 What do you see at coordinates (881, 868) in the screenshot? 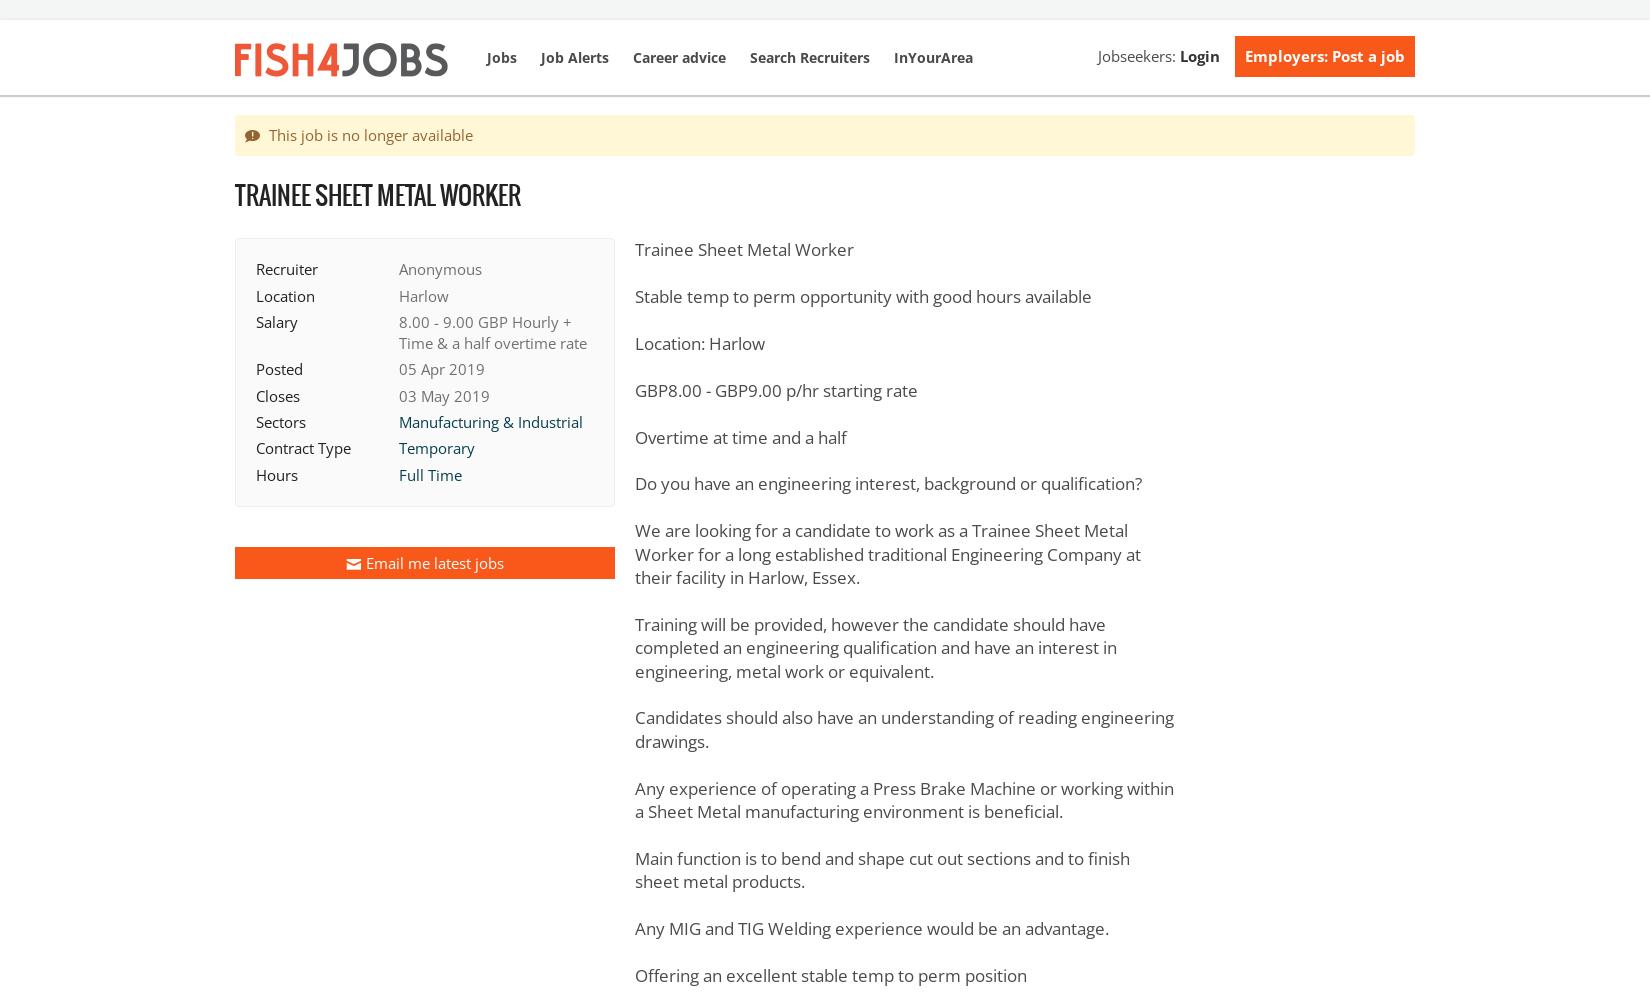
I see `'Main function is to bend and shape cut out sections and to finish sheet metal products.'` at bounding box center [881, 868].